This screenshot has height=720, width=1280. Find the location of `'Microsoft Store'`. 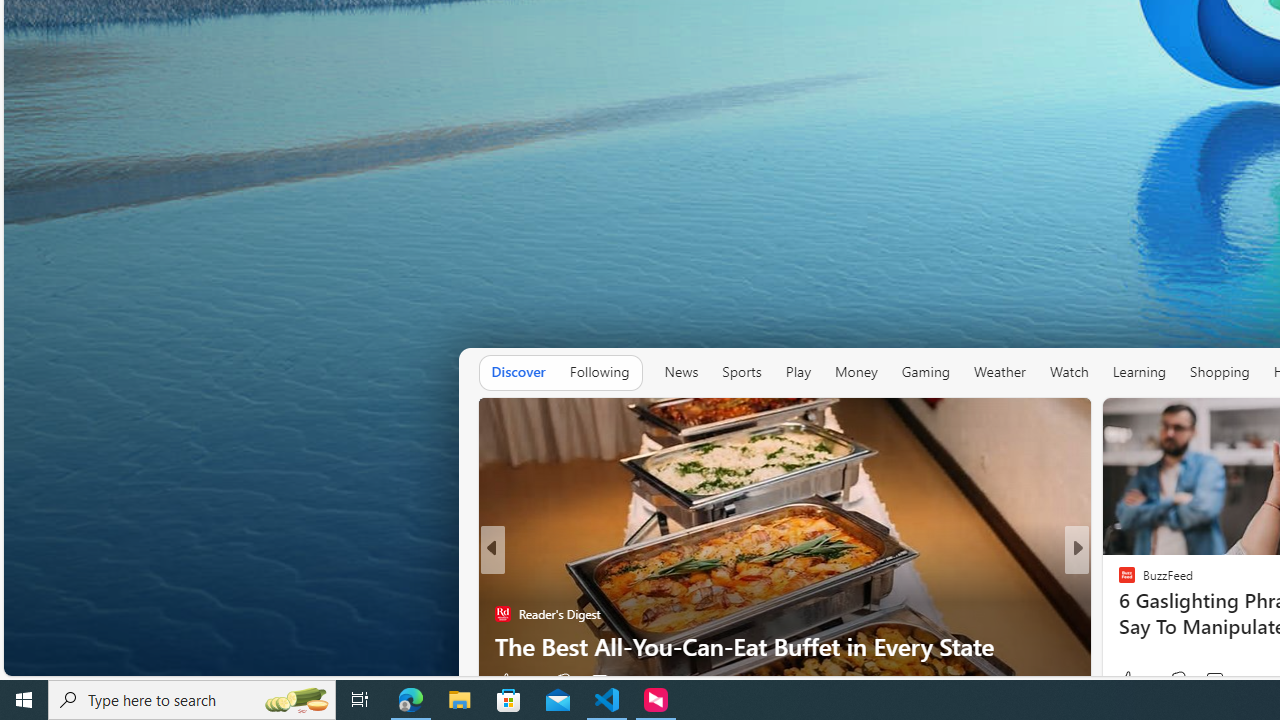

'Microsoft Store' is located at coordinates (509, 698).